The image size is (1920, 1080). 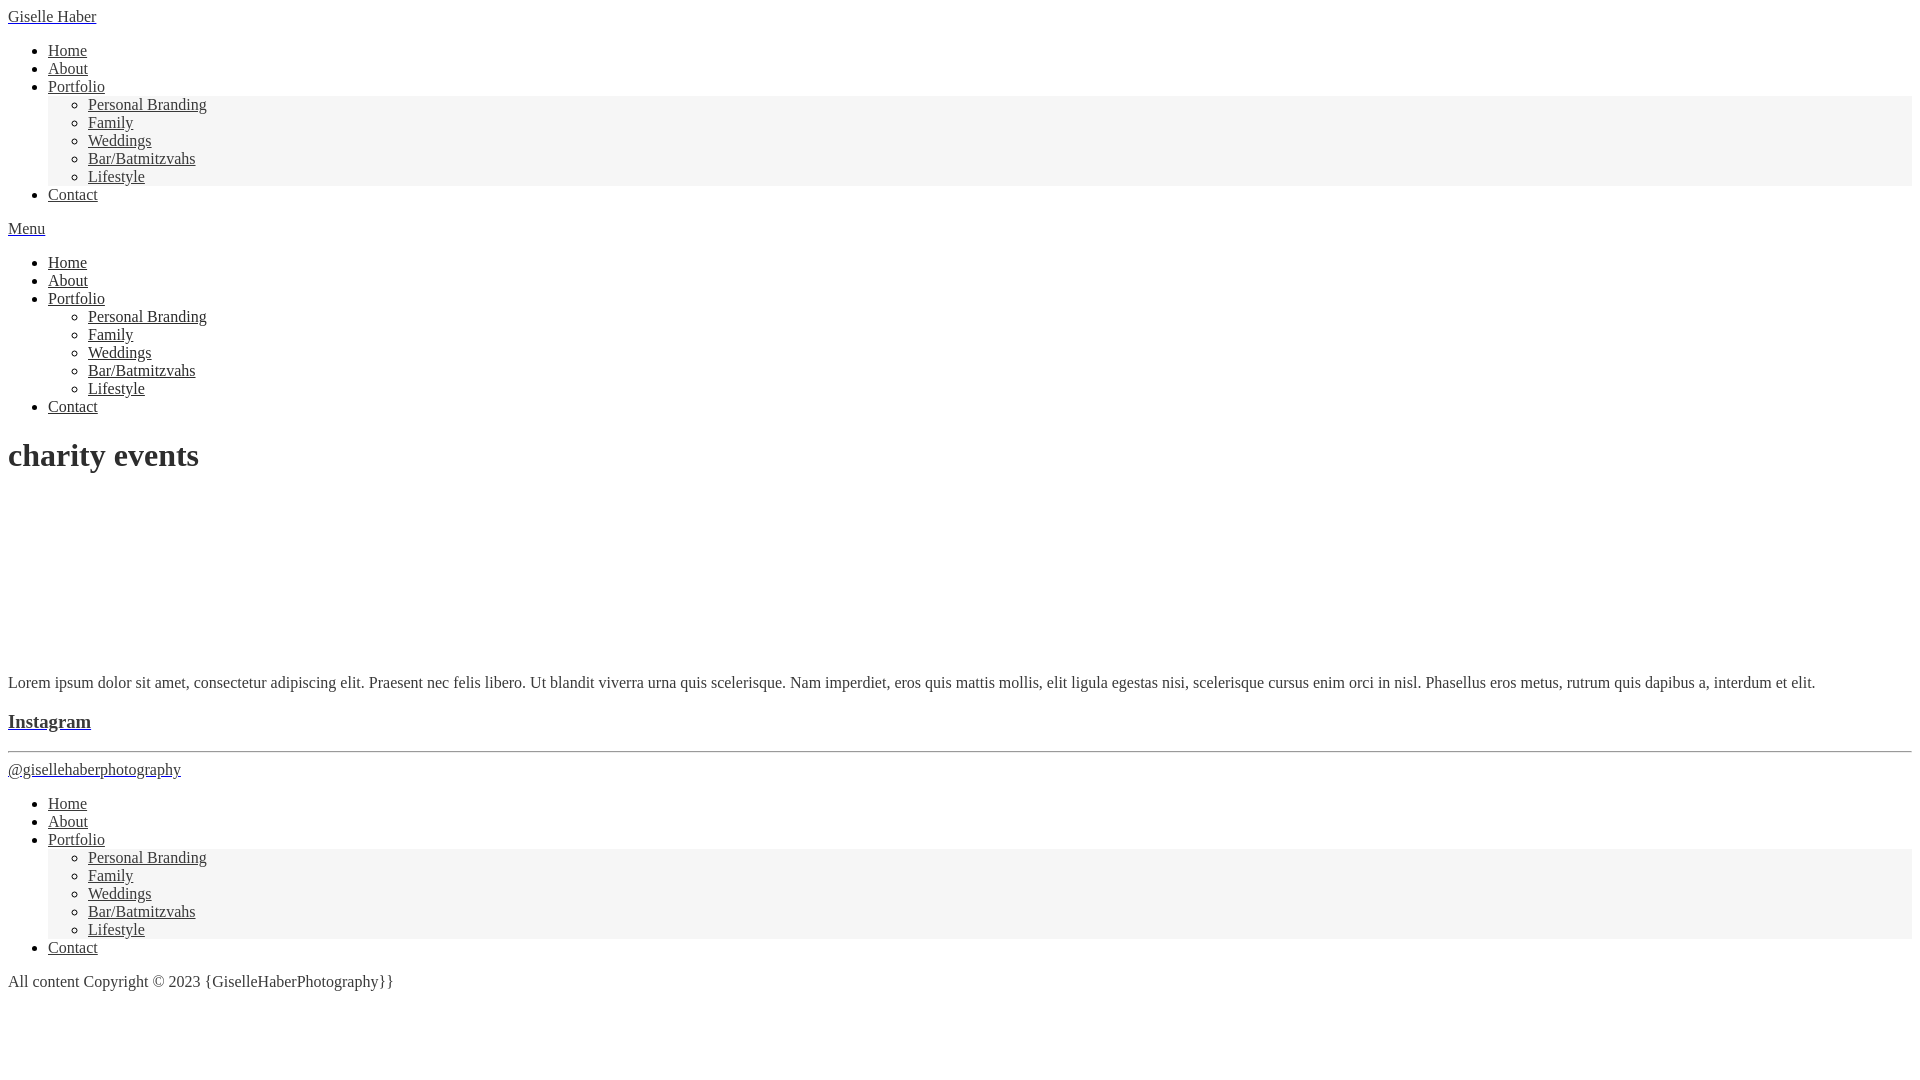 What do you see at coordinates (48, 261) in the screenshot?
I see `'Home'` at bounding box center [48, 261].